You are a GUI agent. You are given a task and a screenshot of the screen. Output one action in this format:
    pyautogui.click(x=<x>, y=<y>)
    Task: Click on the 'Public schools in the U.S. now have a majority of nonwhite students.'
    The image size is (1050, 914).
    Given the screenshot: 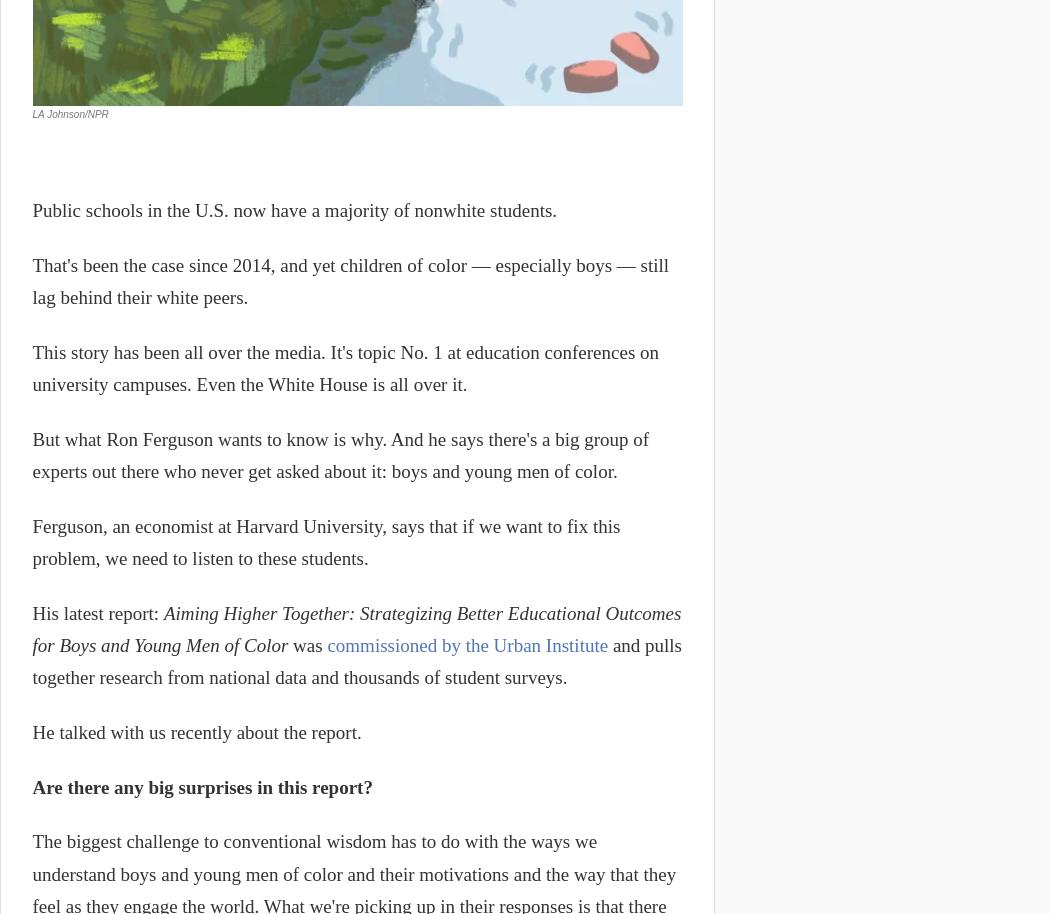 What is the action you would take?
    pyautogui.click(x=293, y=210)
    